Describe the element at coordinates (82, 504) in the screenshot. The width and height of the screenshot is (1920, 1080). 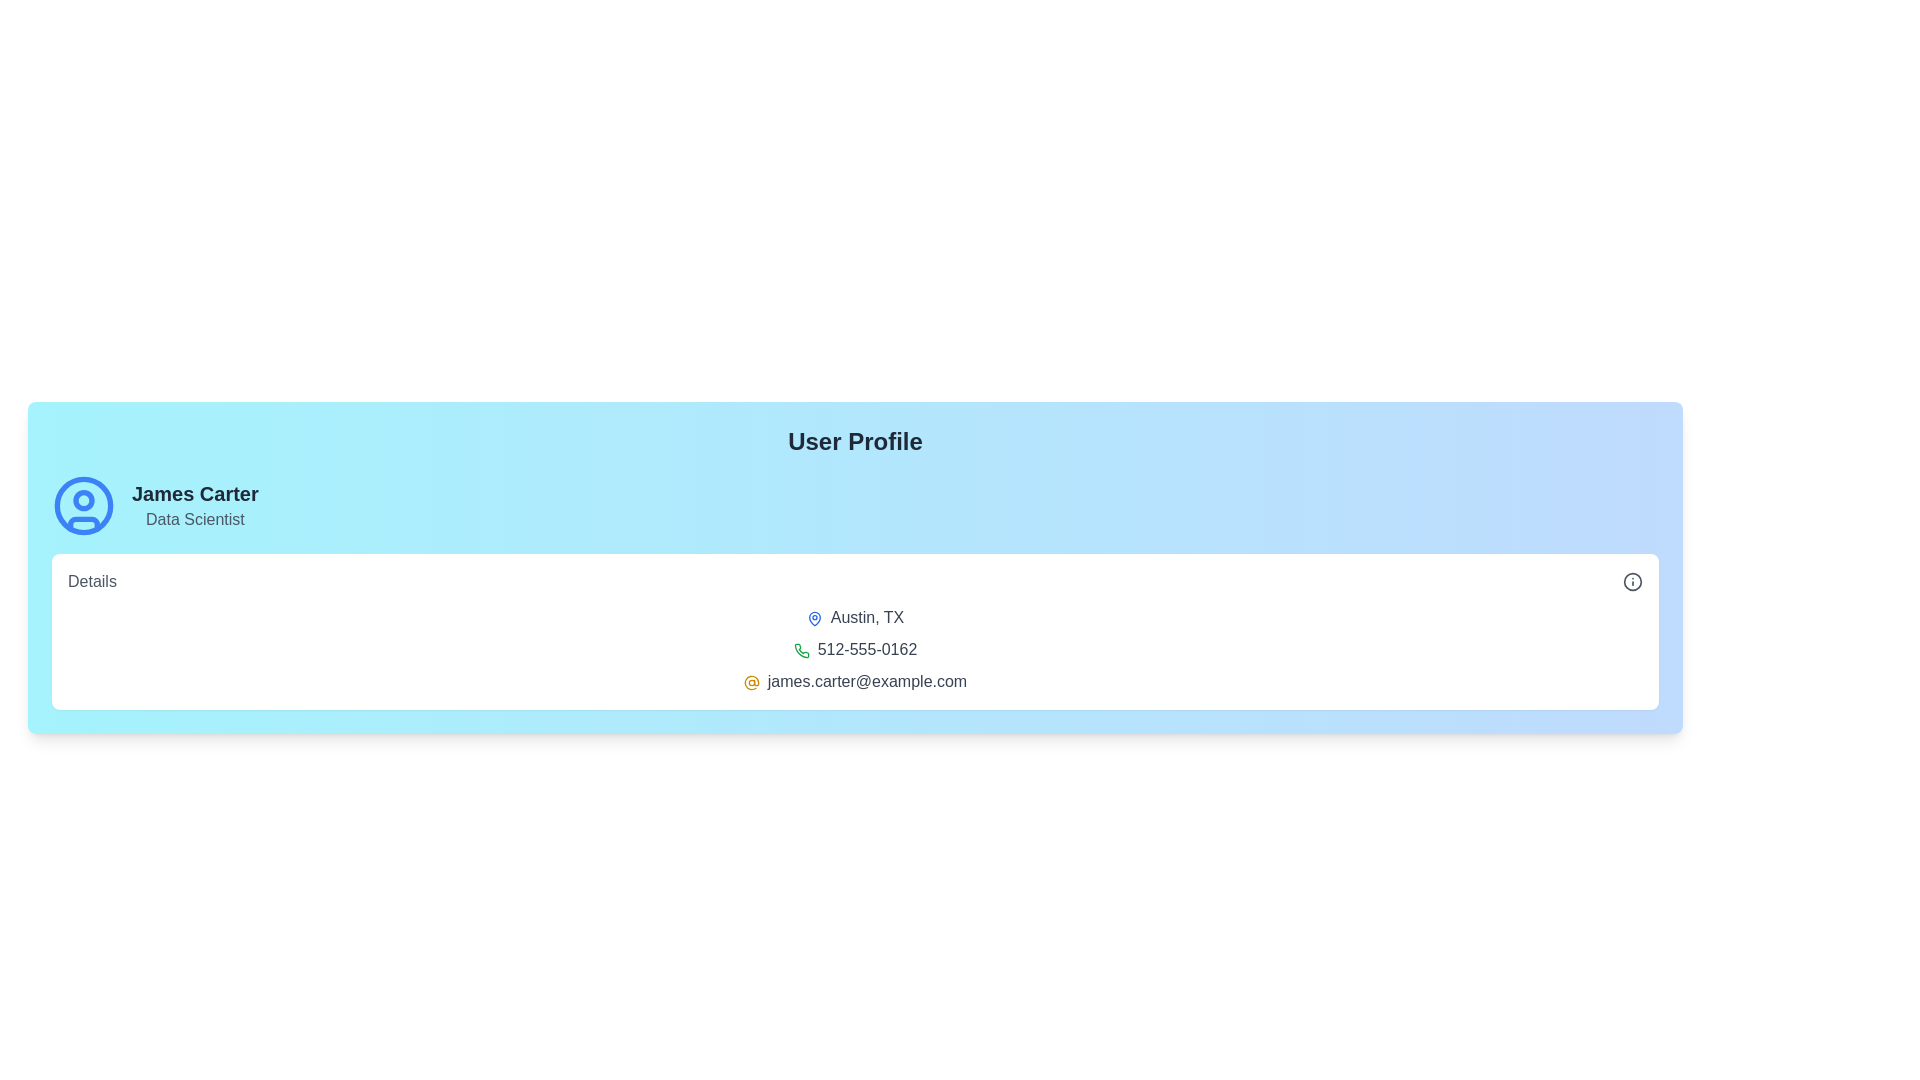
I see `the graphic circle element that is part of the user's profile picture, located to the left of the username 'James Carter'` at that location.